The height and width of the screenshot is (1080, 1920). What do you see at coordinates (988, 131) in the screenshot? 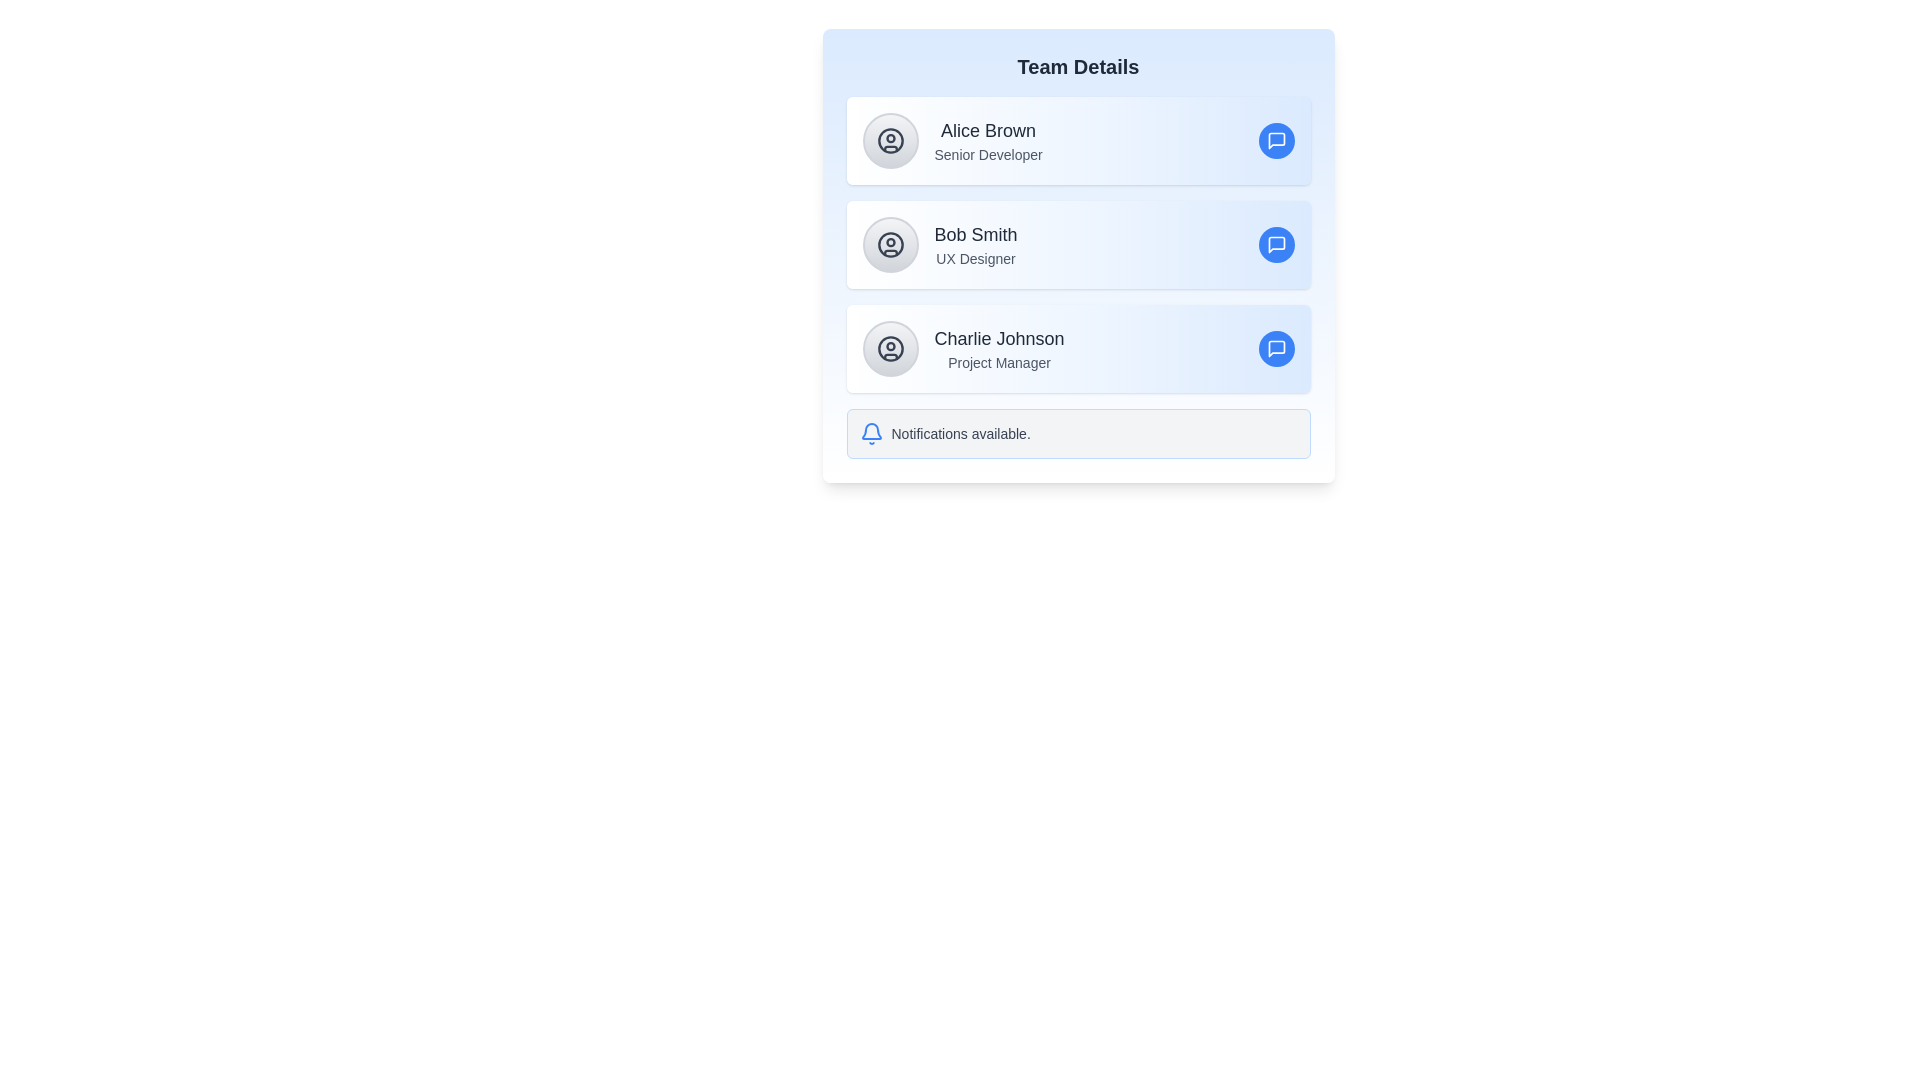
I see `text label displaying 'Alice Brown', which is styled in a medium-sized, bold font with a dark gray color, located at the top of the team members list in the 'Team Details' section` at bounding box center [988, 131].